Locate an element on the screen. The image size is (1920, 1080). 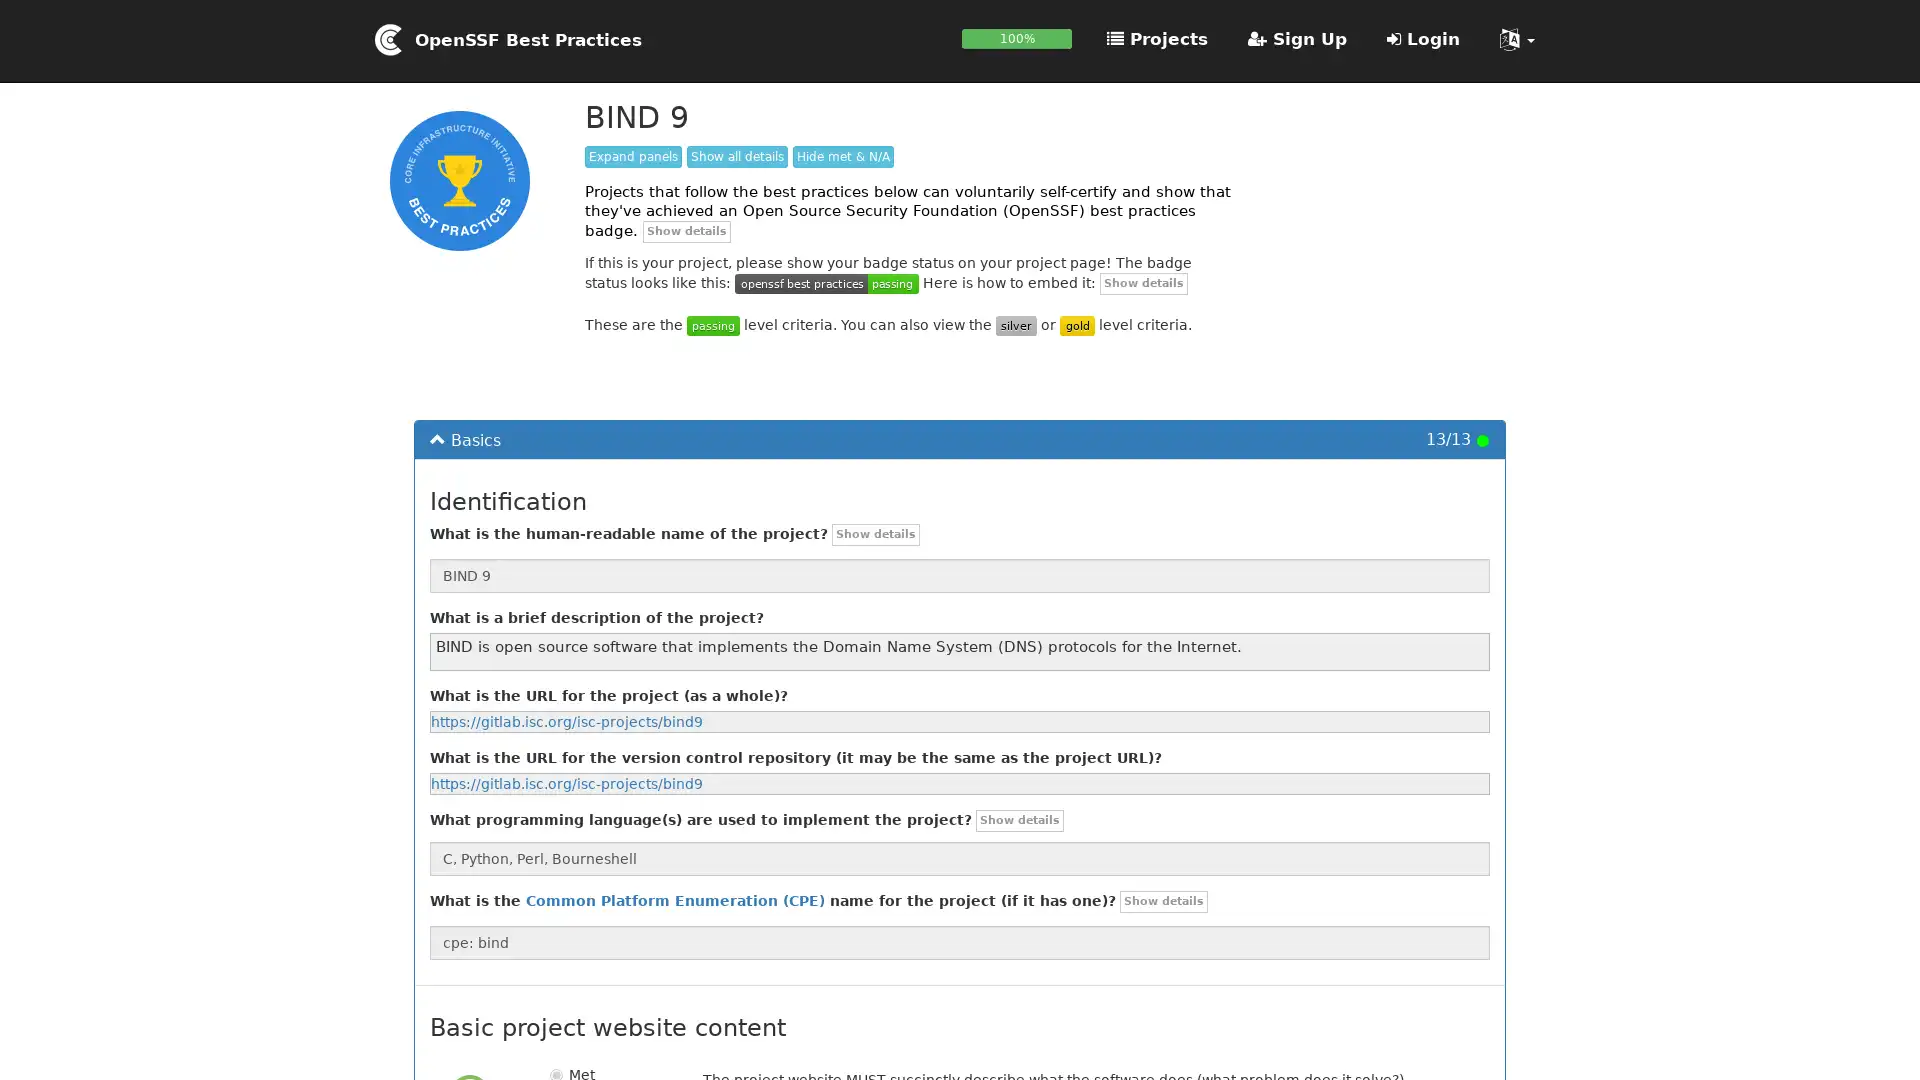
Show details is located at coordinates (1163, 902).